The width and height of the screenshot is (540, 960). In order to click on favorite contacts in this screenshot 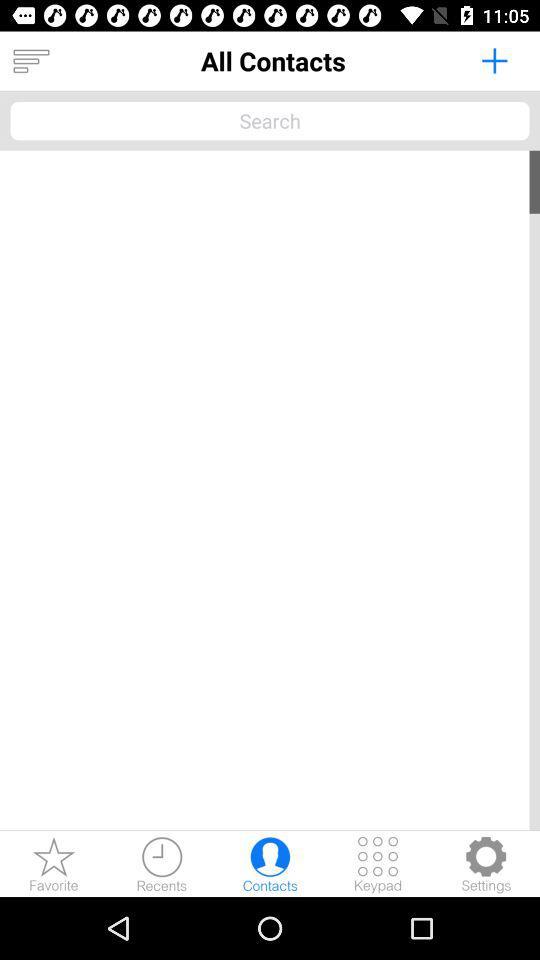, I will do `click(54, 863)`.